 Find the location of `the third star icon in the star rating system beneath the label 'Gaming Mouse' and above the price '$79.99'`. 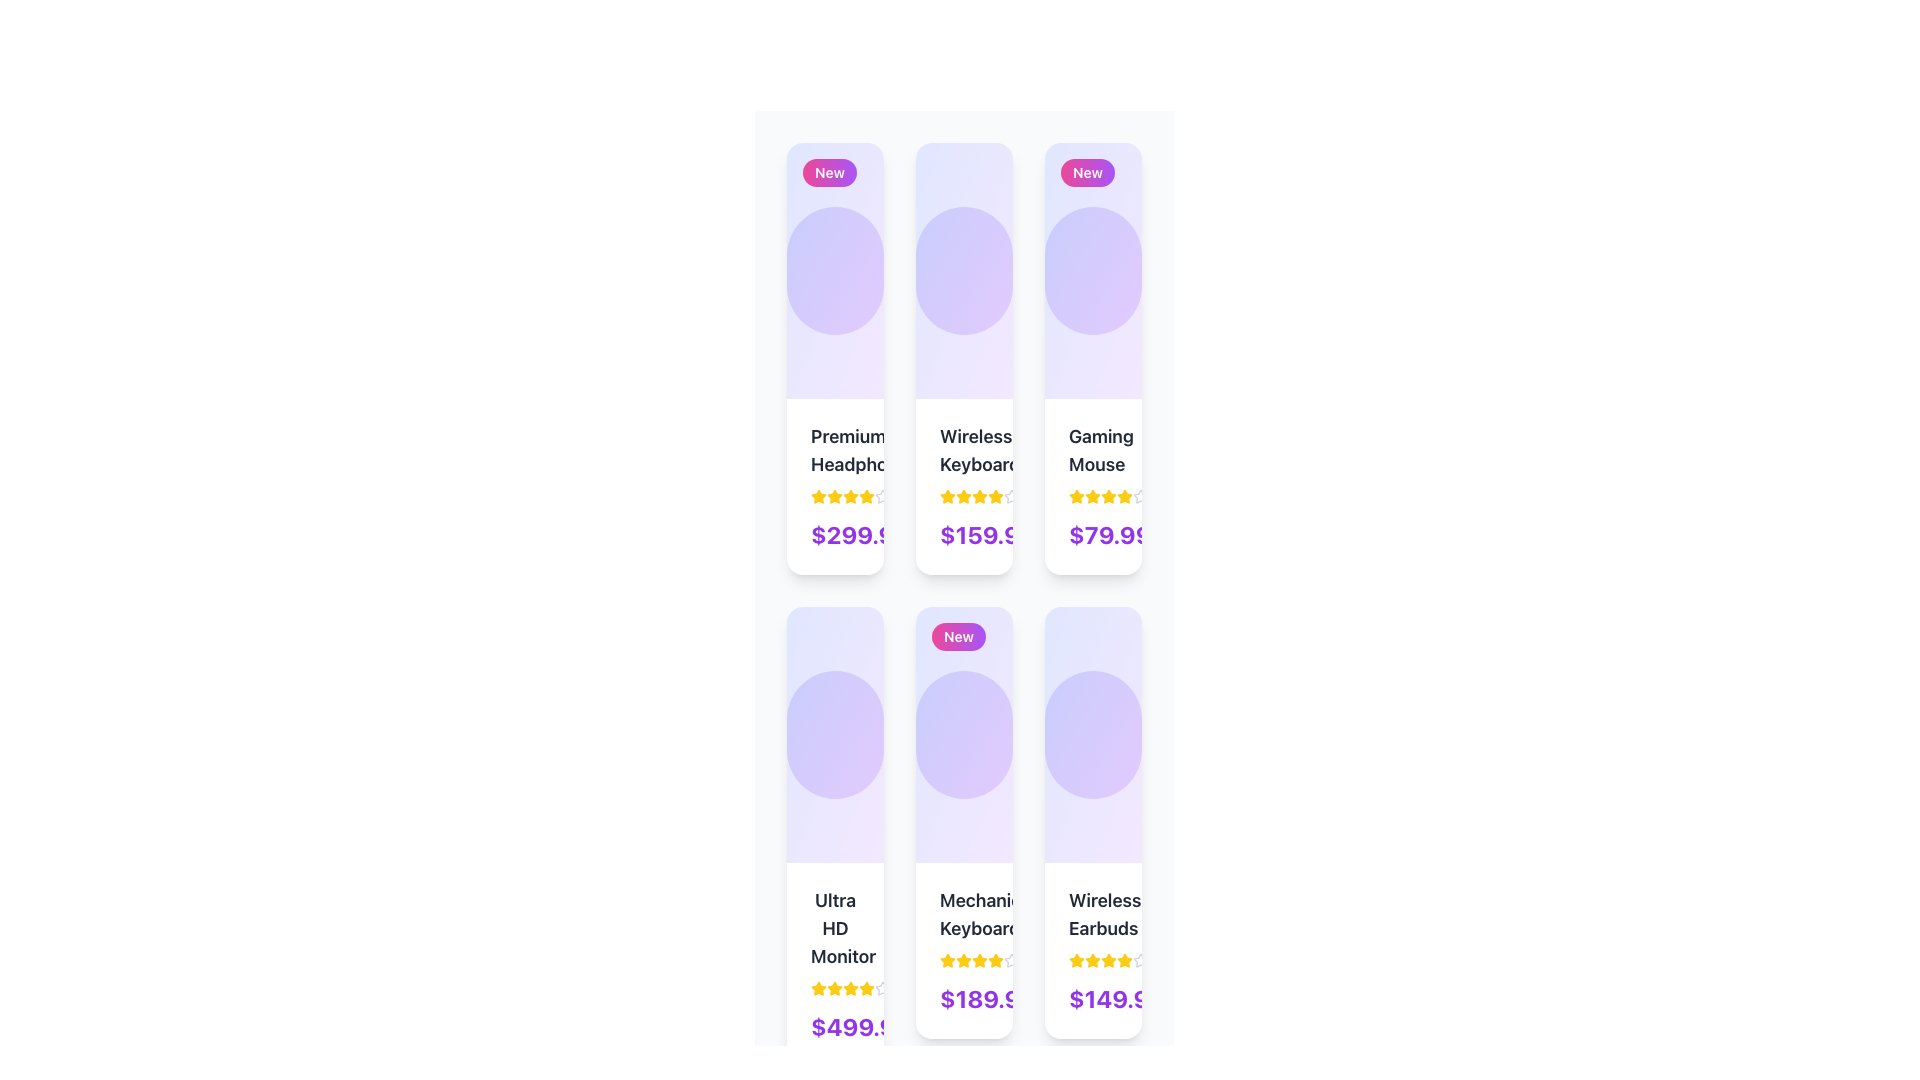

the third star icon in the star rating system beneath the label 'Gaming Mouse' and above the price '$79.99' is located at coordinates (1092, 496).